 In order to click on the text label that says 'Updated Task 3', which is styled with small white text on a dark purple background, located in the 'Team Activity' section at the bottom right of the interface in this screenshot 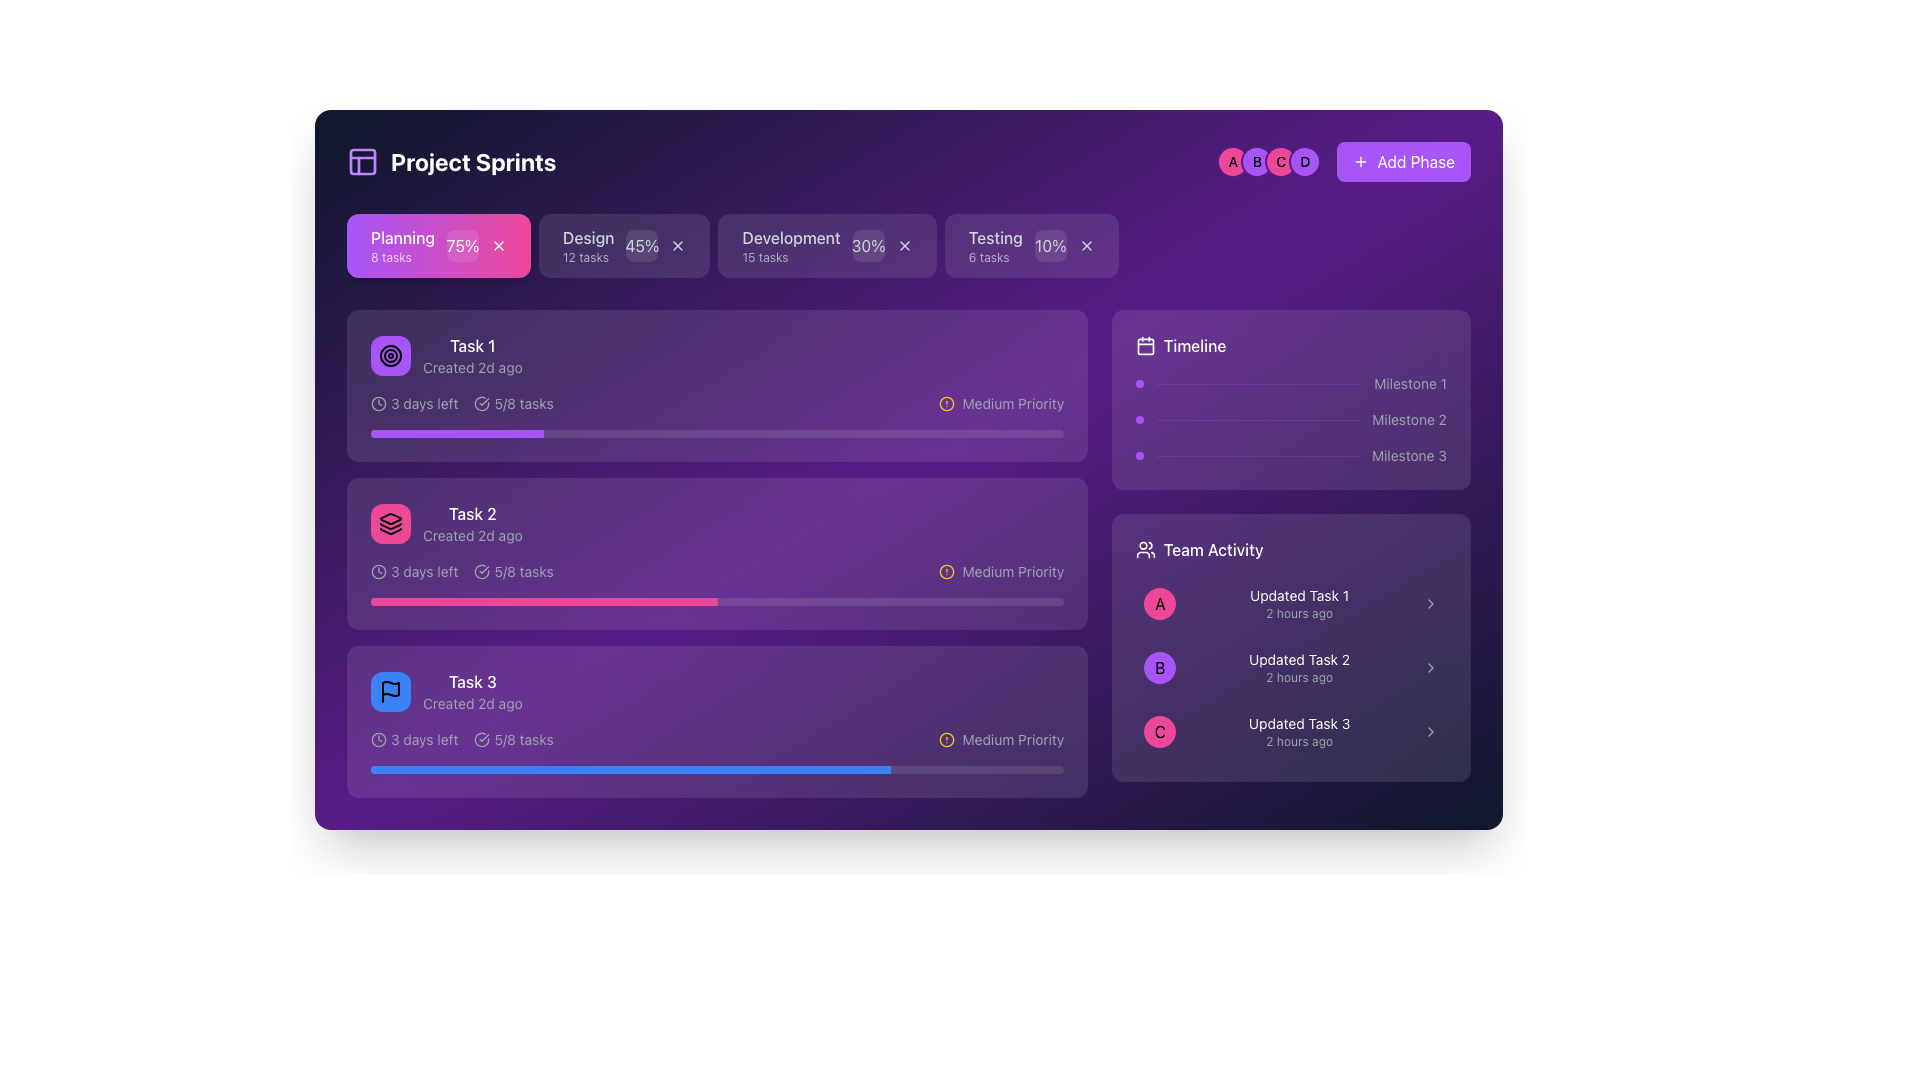, I will do `click(1299, 724)`.